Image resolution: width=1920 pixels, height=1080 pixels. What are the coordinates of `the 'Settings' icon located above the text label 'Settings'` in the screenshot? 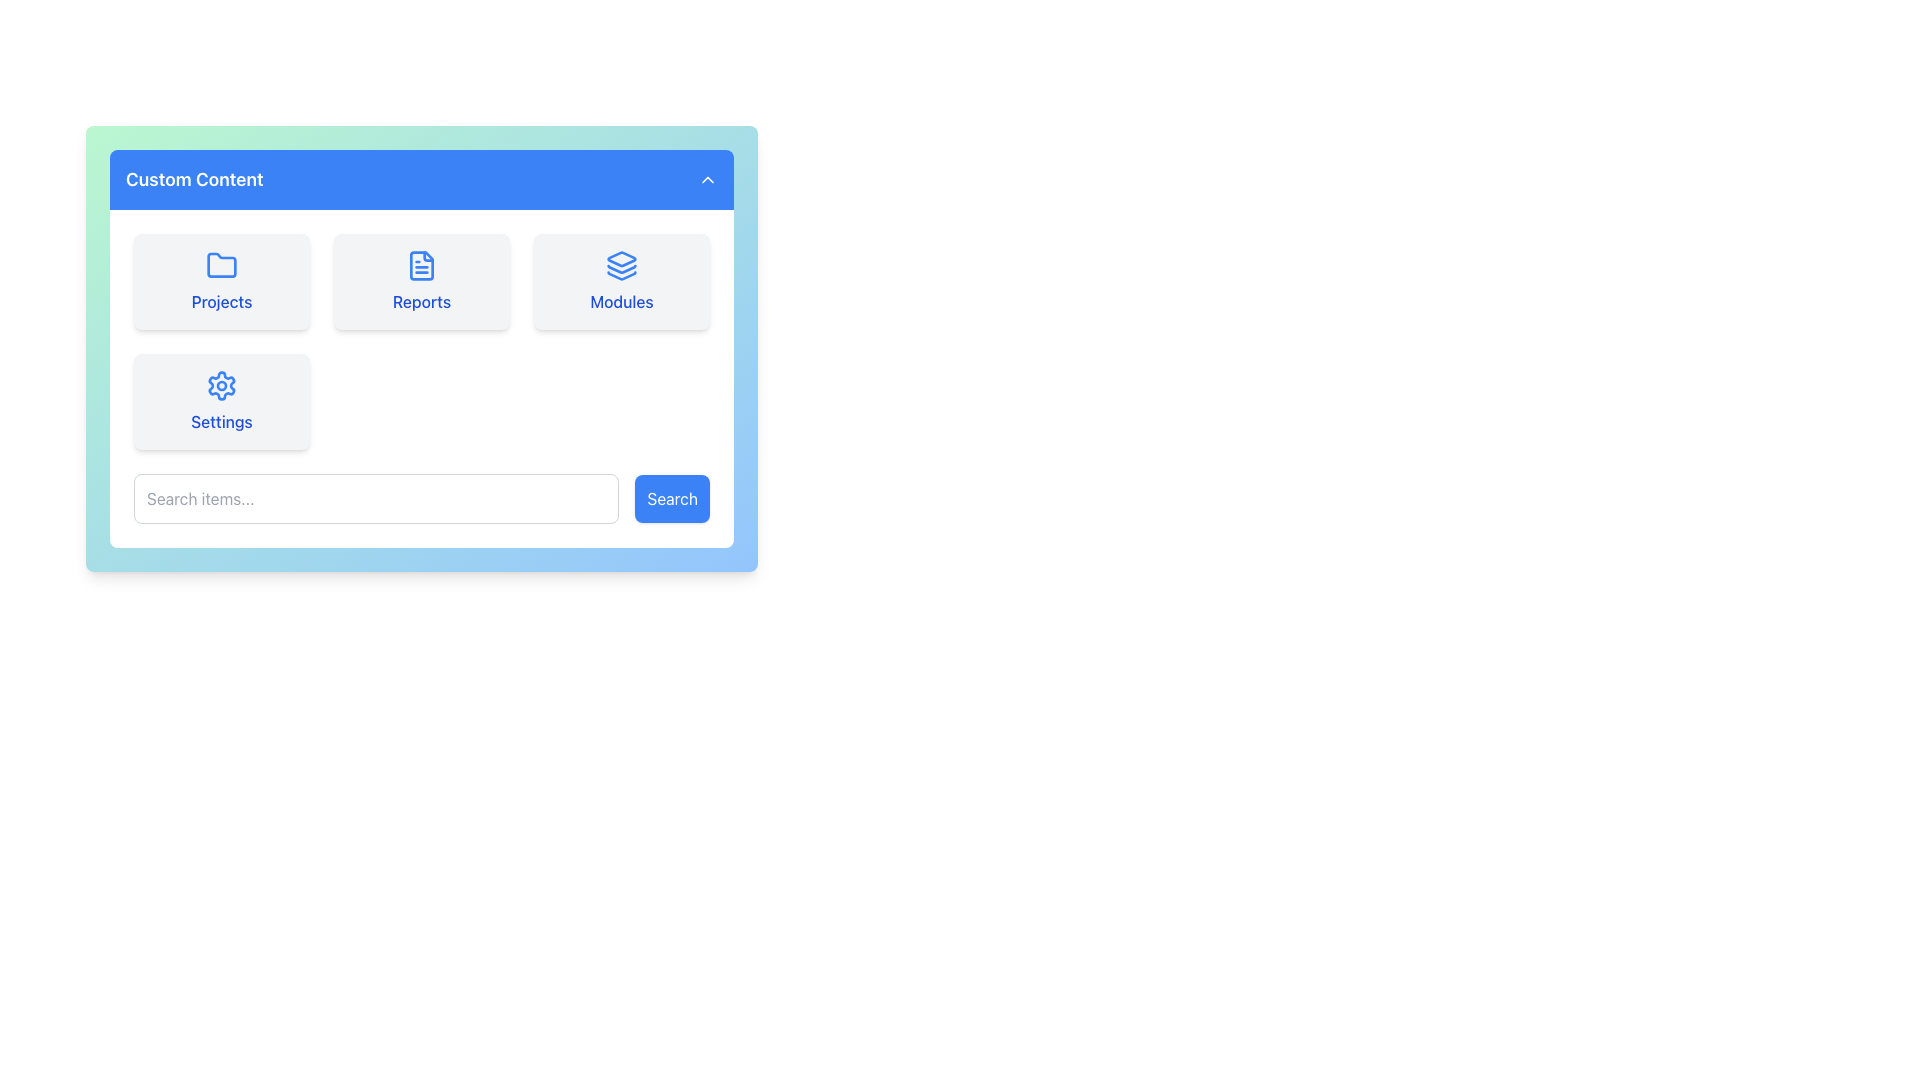 It's located at (221, 385).